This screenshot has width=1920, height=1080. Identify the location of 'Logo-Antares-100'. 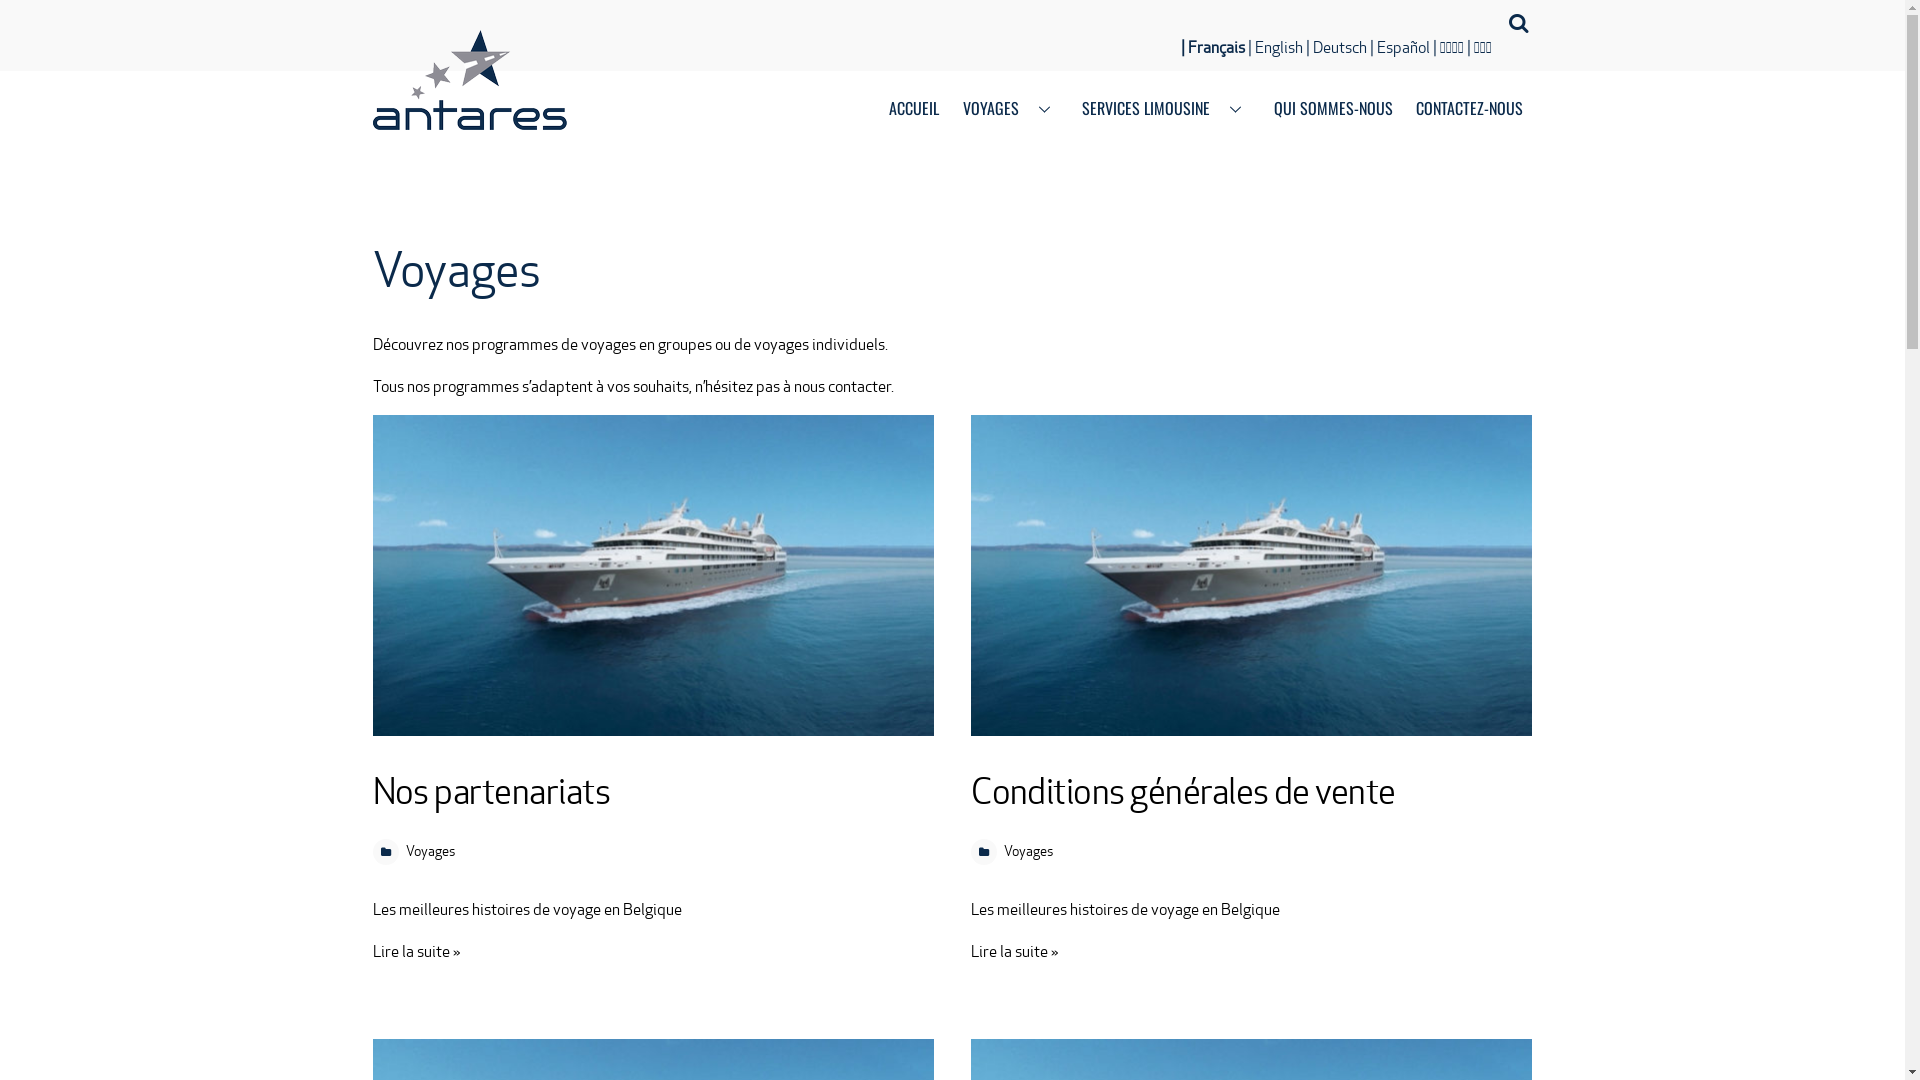
(468, 79).